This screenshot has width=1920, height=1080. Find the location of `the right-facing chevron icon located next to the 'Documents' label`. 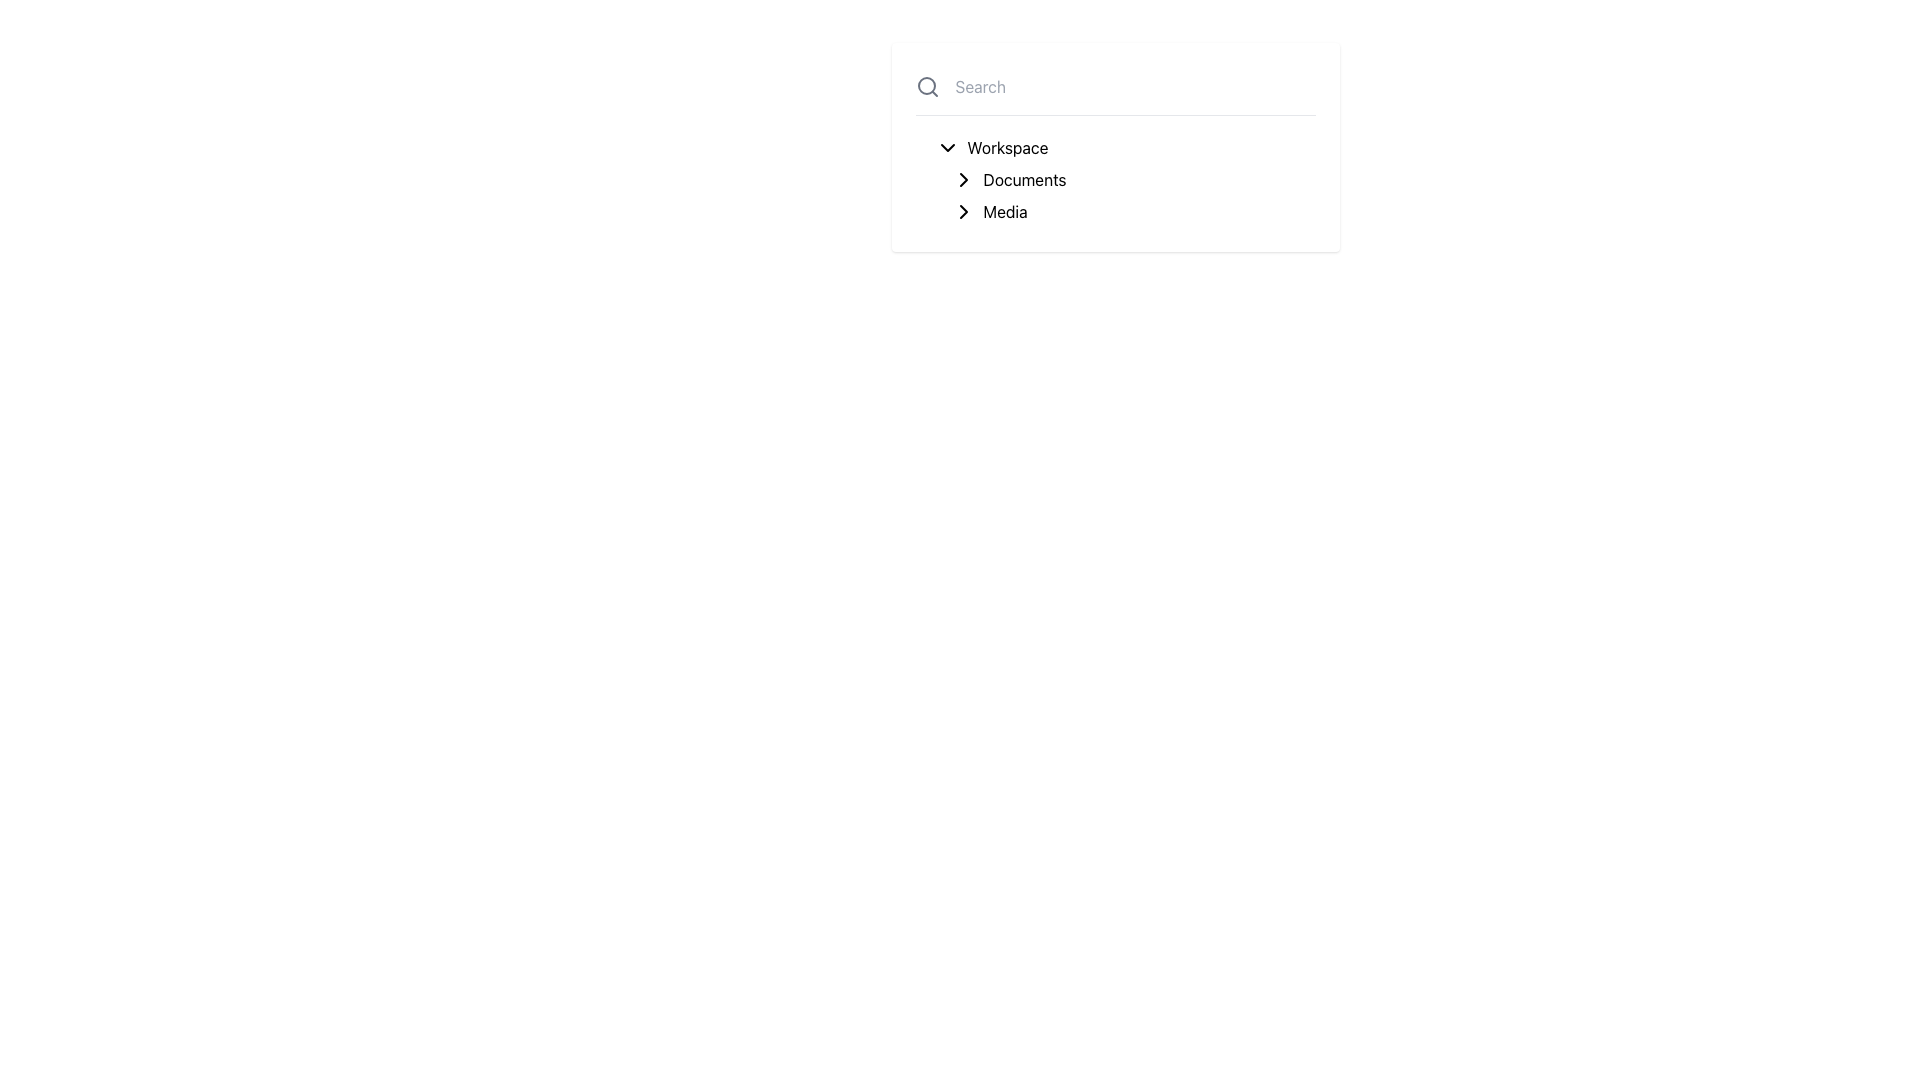

the right-facing chevron icon located next to the 'Documents' label is located at coordinates (963, 180).